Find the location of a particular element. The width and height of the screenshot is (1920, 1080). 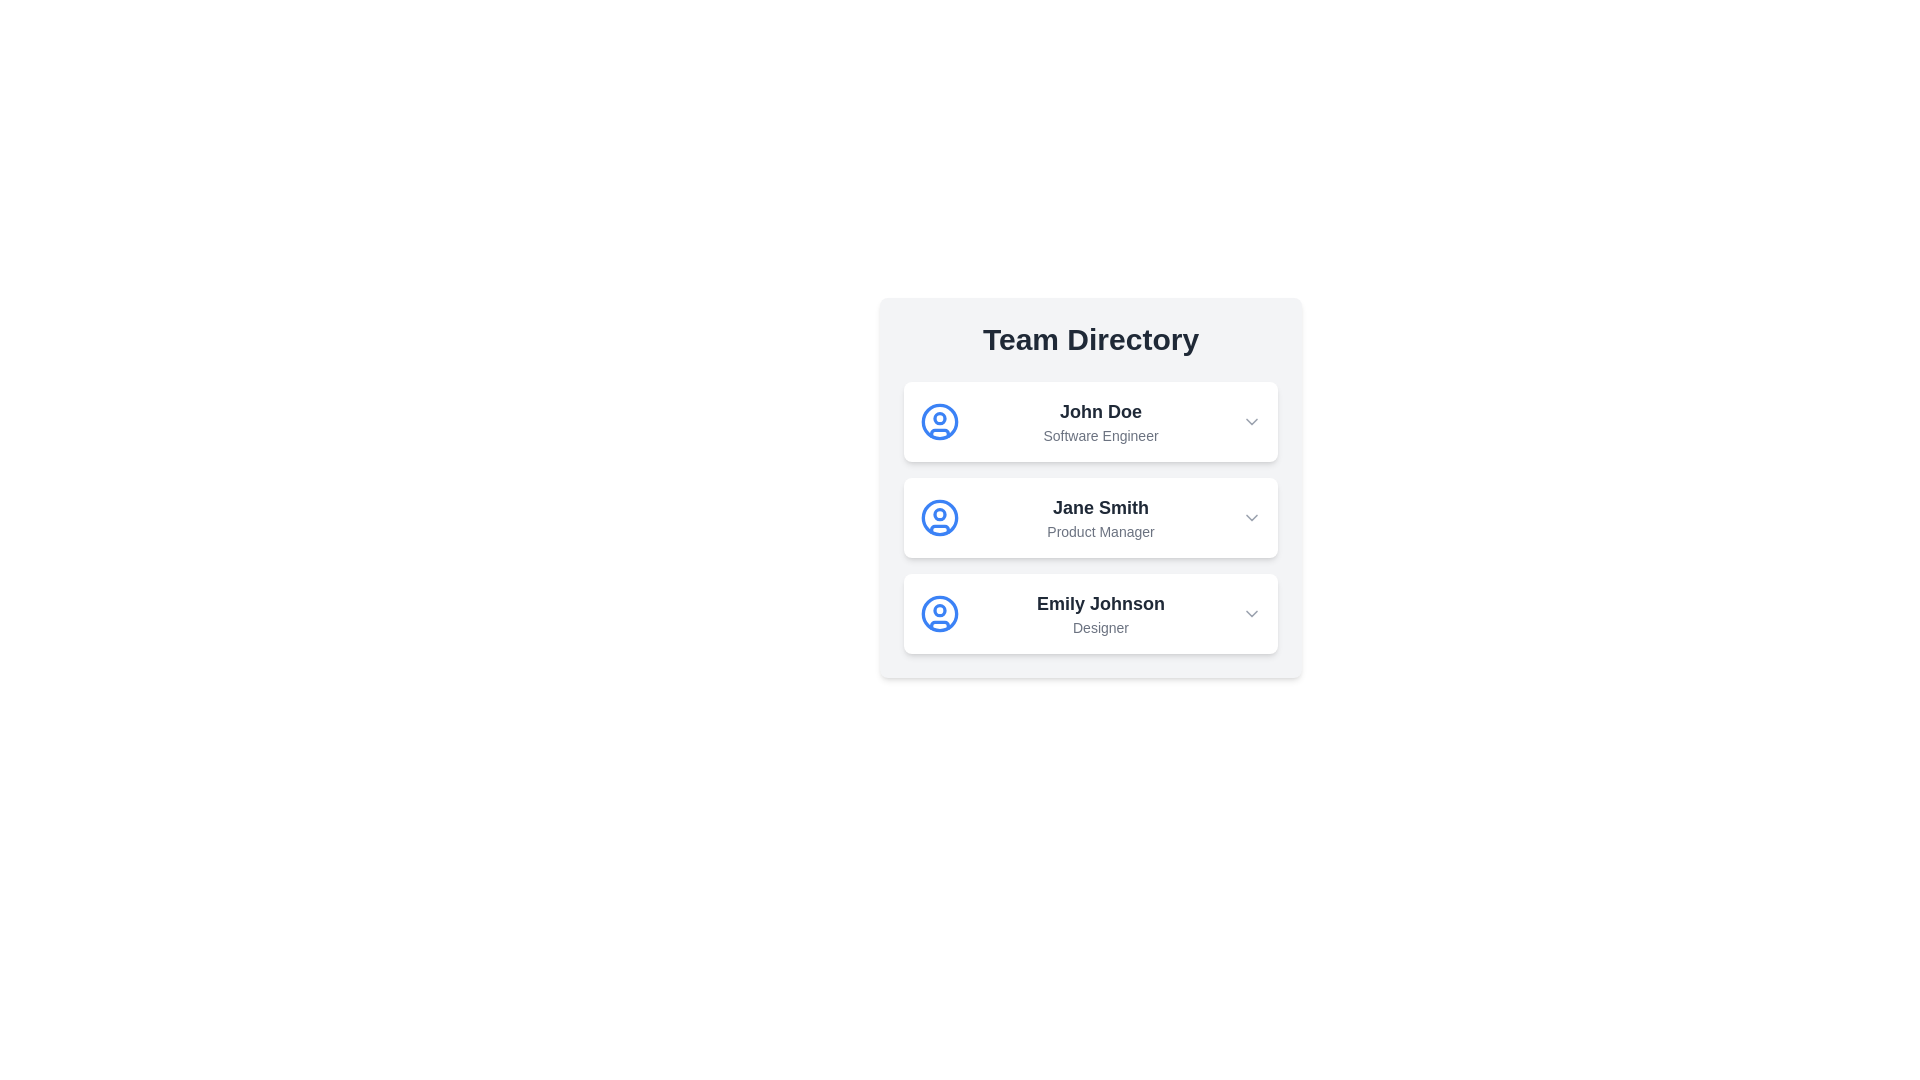

the user name Emily Johnson to select it is located at coordinates (1099, 603).